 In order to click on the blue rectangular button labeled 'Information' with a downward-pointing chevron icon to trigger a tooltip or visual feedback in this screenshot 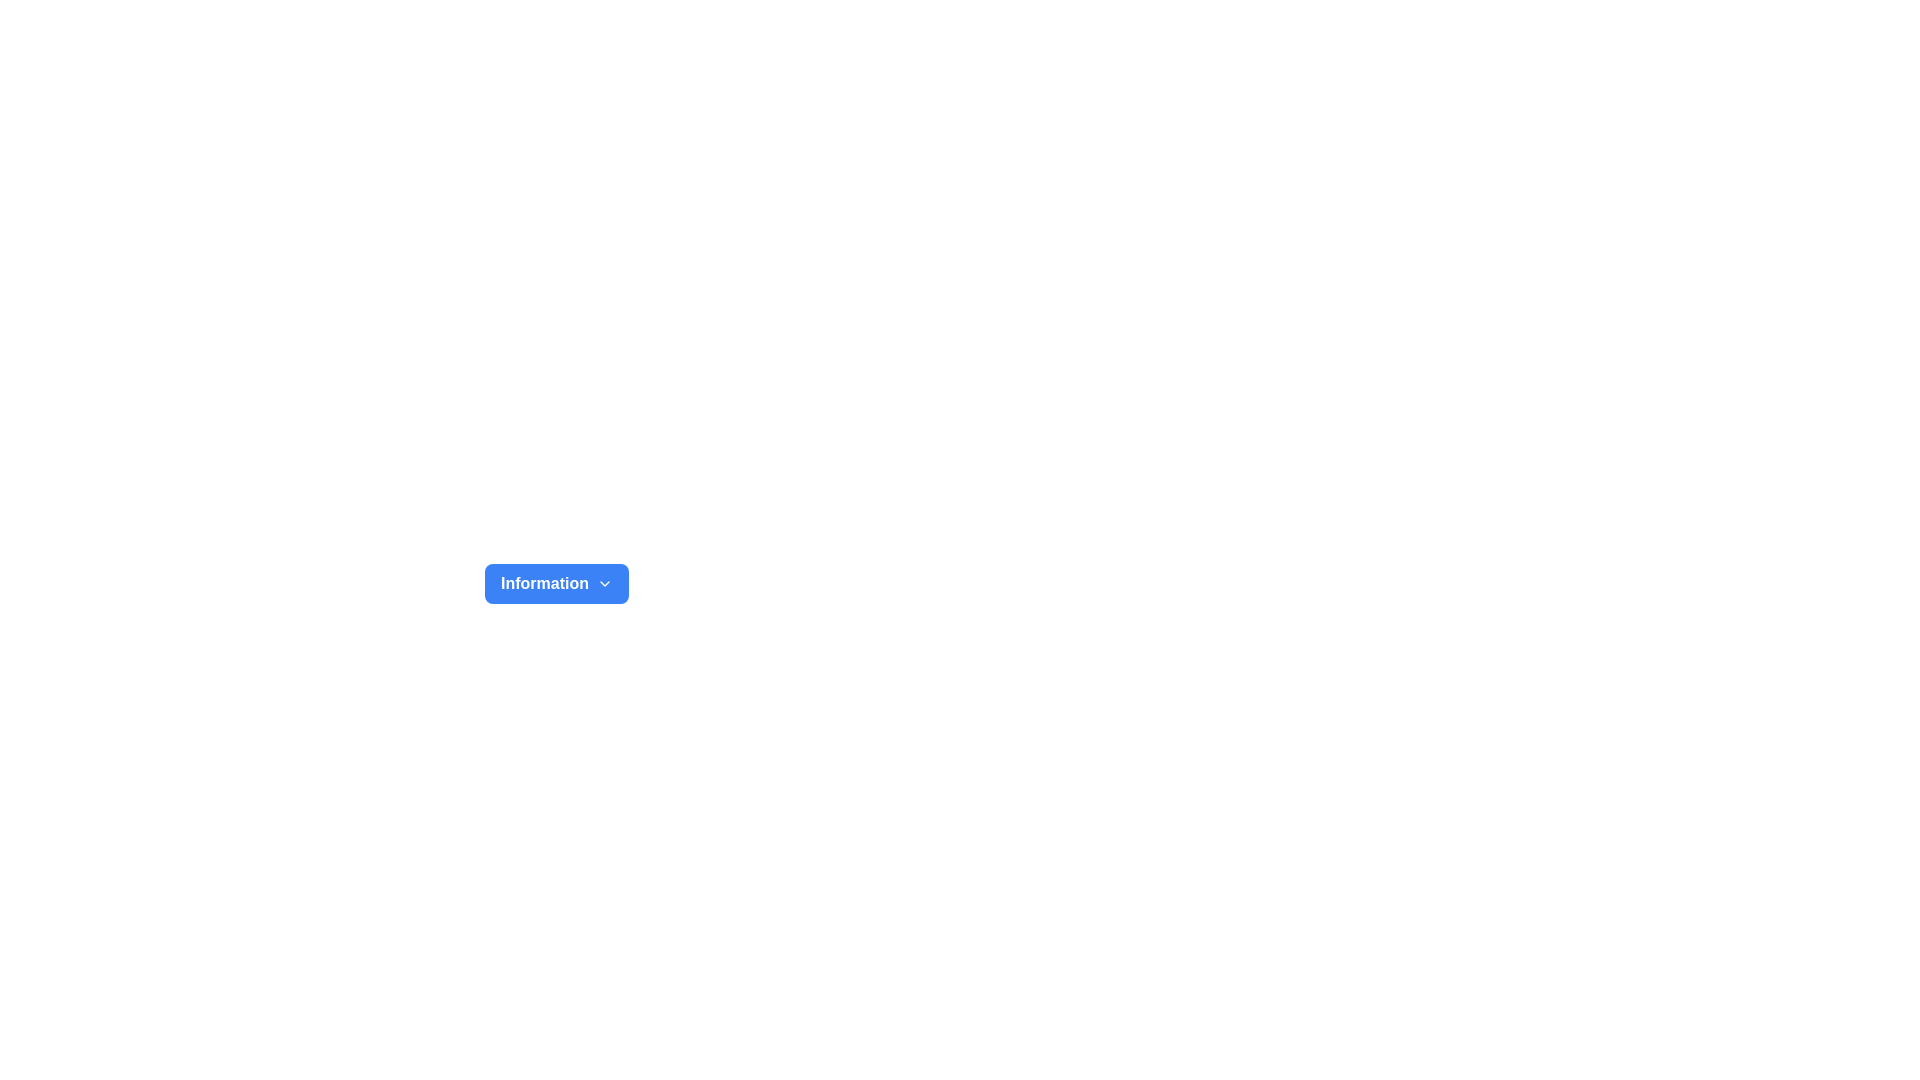, I will do `click(556, 583)`.